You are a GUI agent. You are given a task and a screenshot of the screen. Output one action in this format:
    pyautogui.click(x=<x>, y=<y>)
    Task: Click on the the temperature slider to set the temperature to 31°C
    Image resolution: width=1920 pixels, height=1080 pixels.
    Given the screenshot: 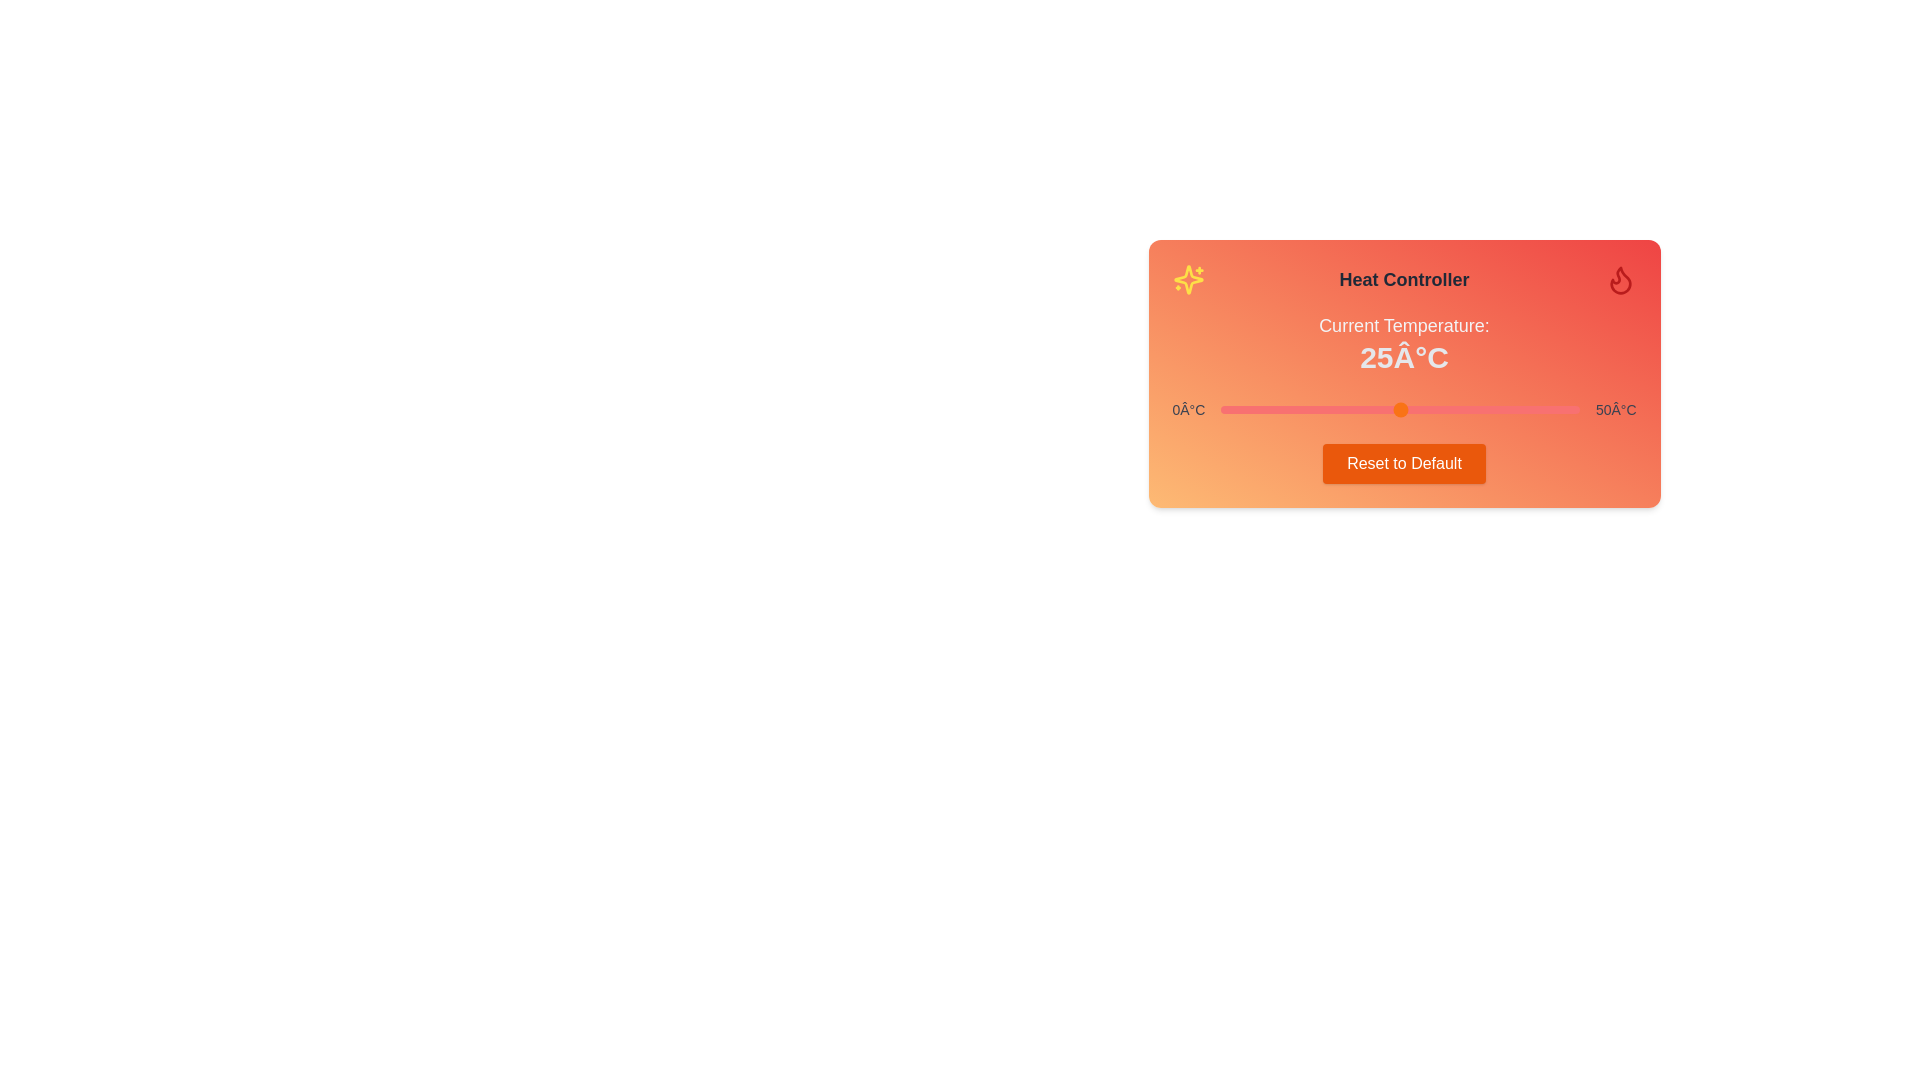 What is the action you would take?
    pyautogui.click(x=1442, y=408)
    